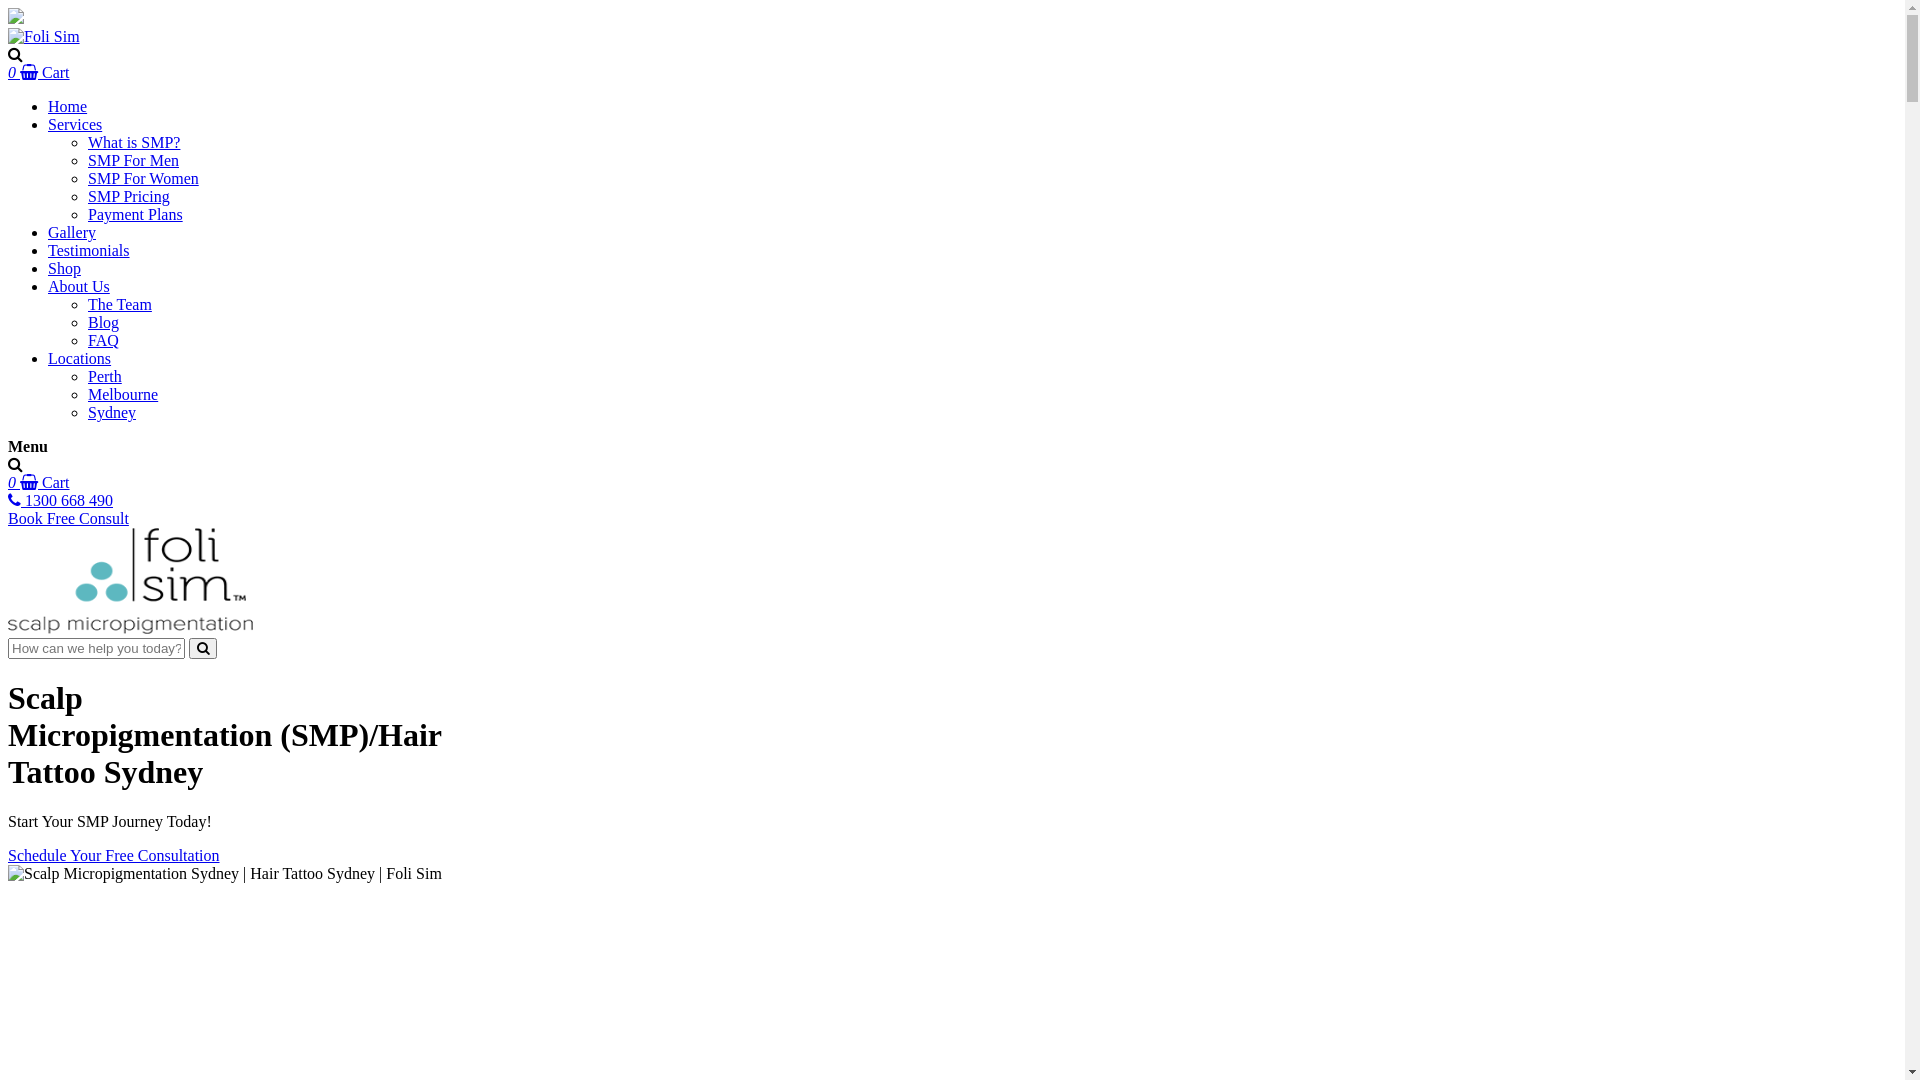 This screenshot has width=1920, height=1080. I want to click on 'SMP For Men', so click(132, 159).